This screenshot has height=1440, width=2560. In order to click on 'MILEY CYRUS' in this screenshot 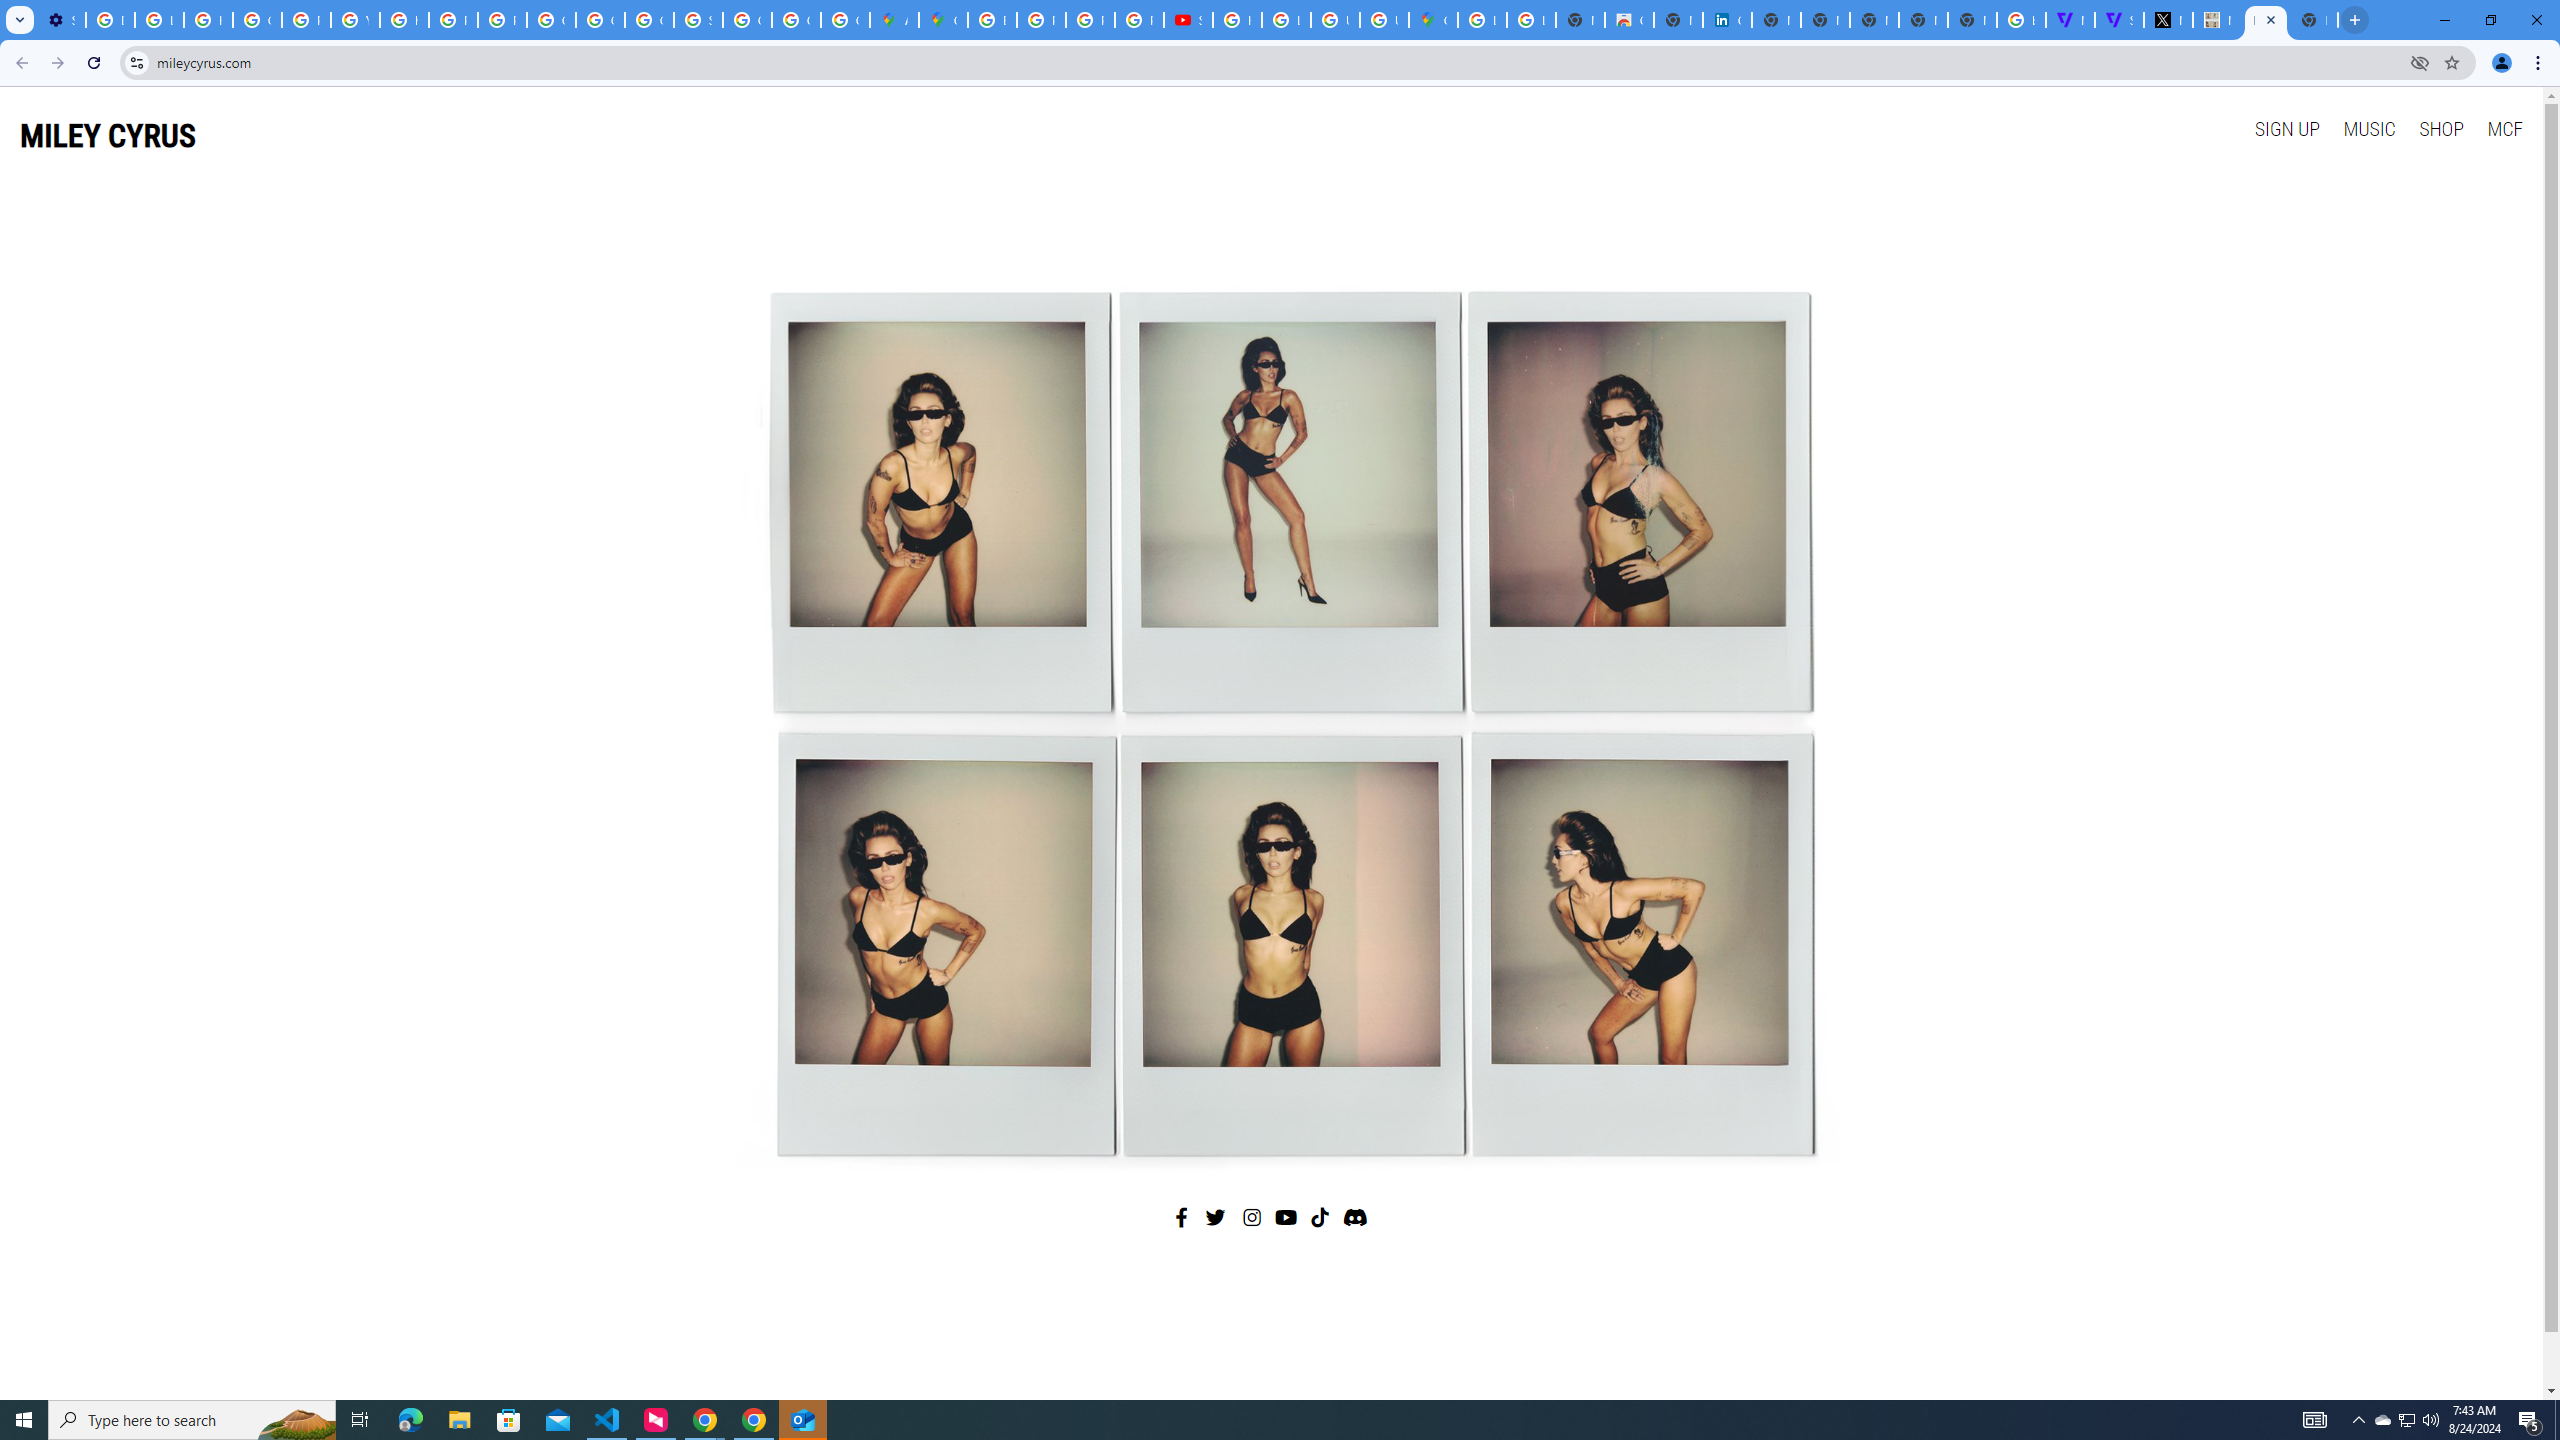, I will do `click(107, 135)`.